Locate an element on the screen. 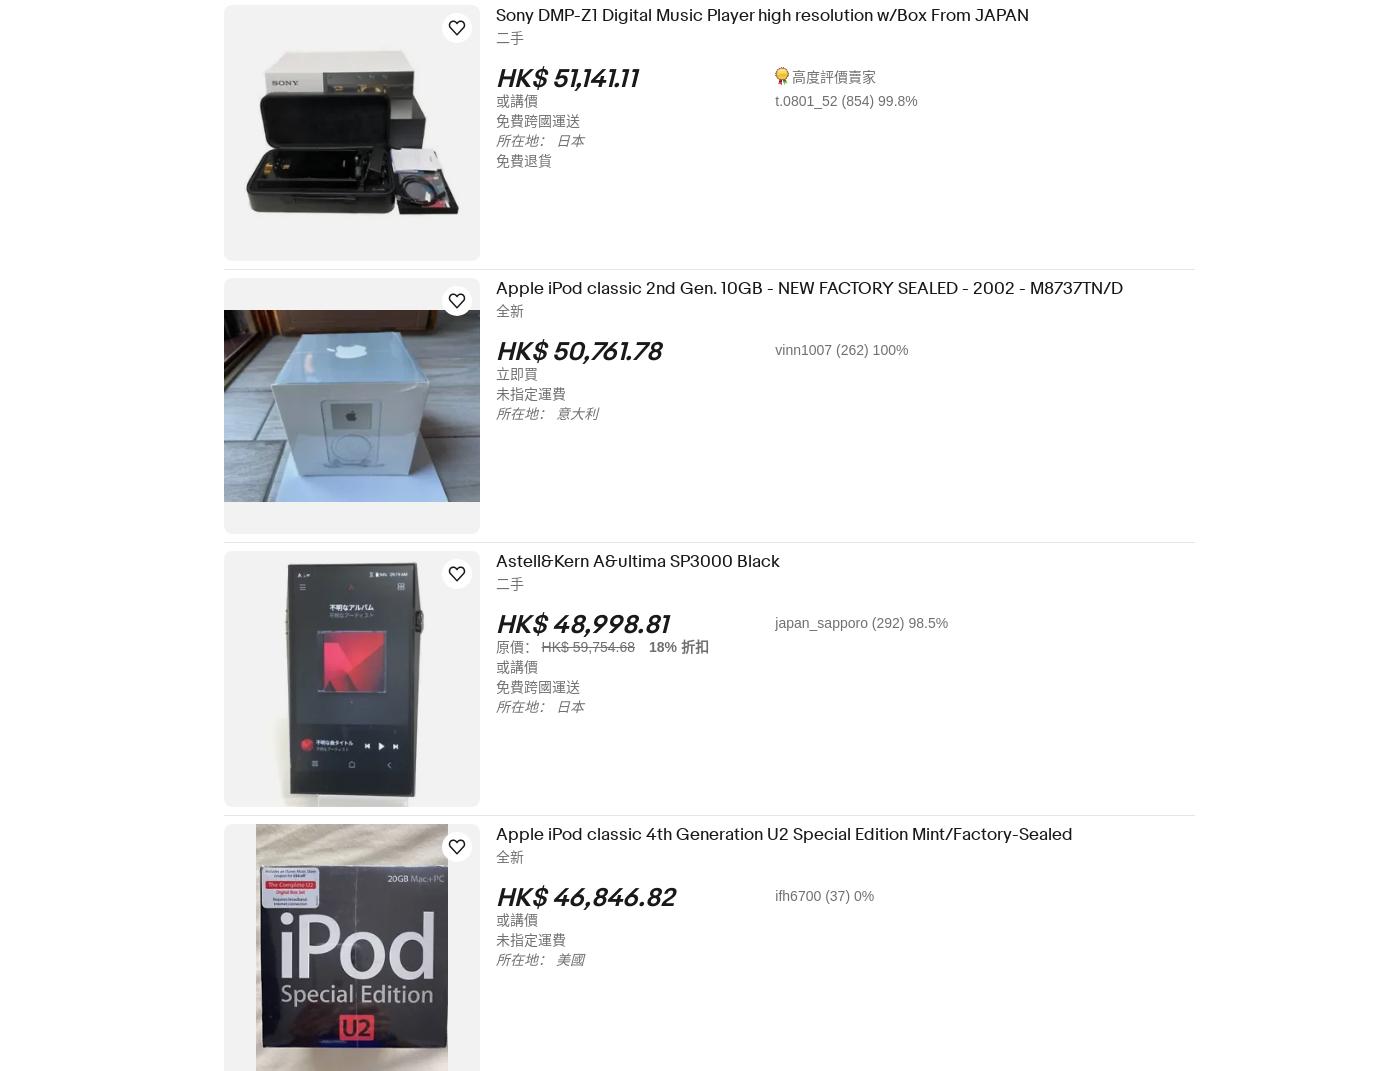  'HK$ 48,998.81' is located at coordinates (595, 624).